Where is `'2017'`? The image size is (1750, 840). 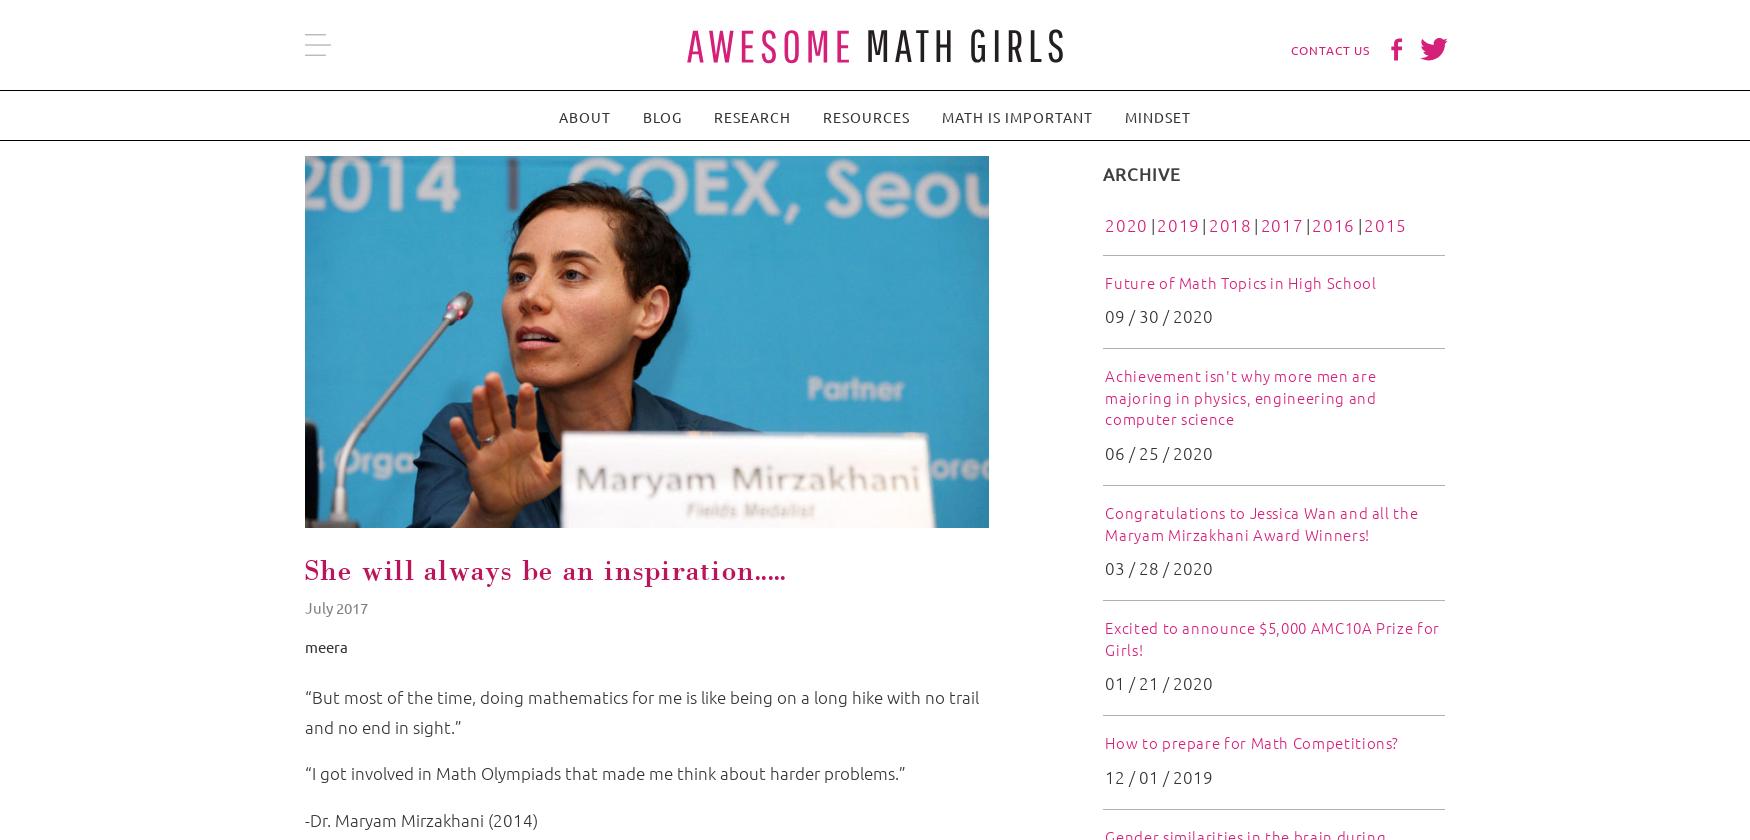 '2017' is located at coordinates (1280, 225).